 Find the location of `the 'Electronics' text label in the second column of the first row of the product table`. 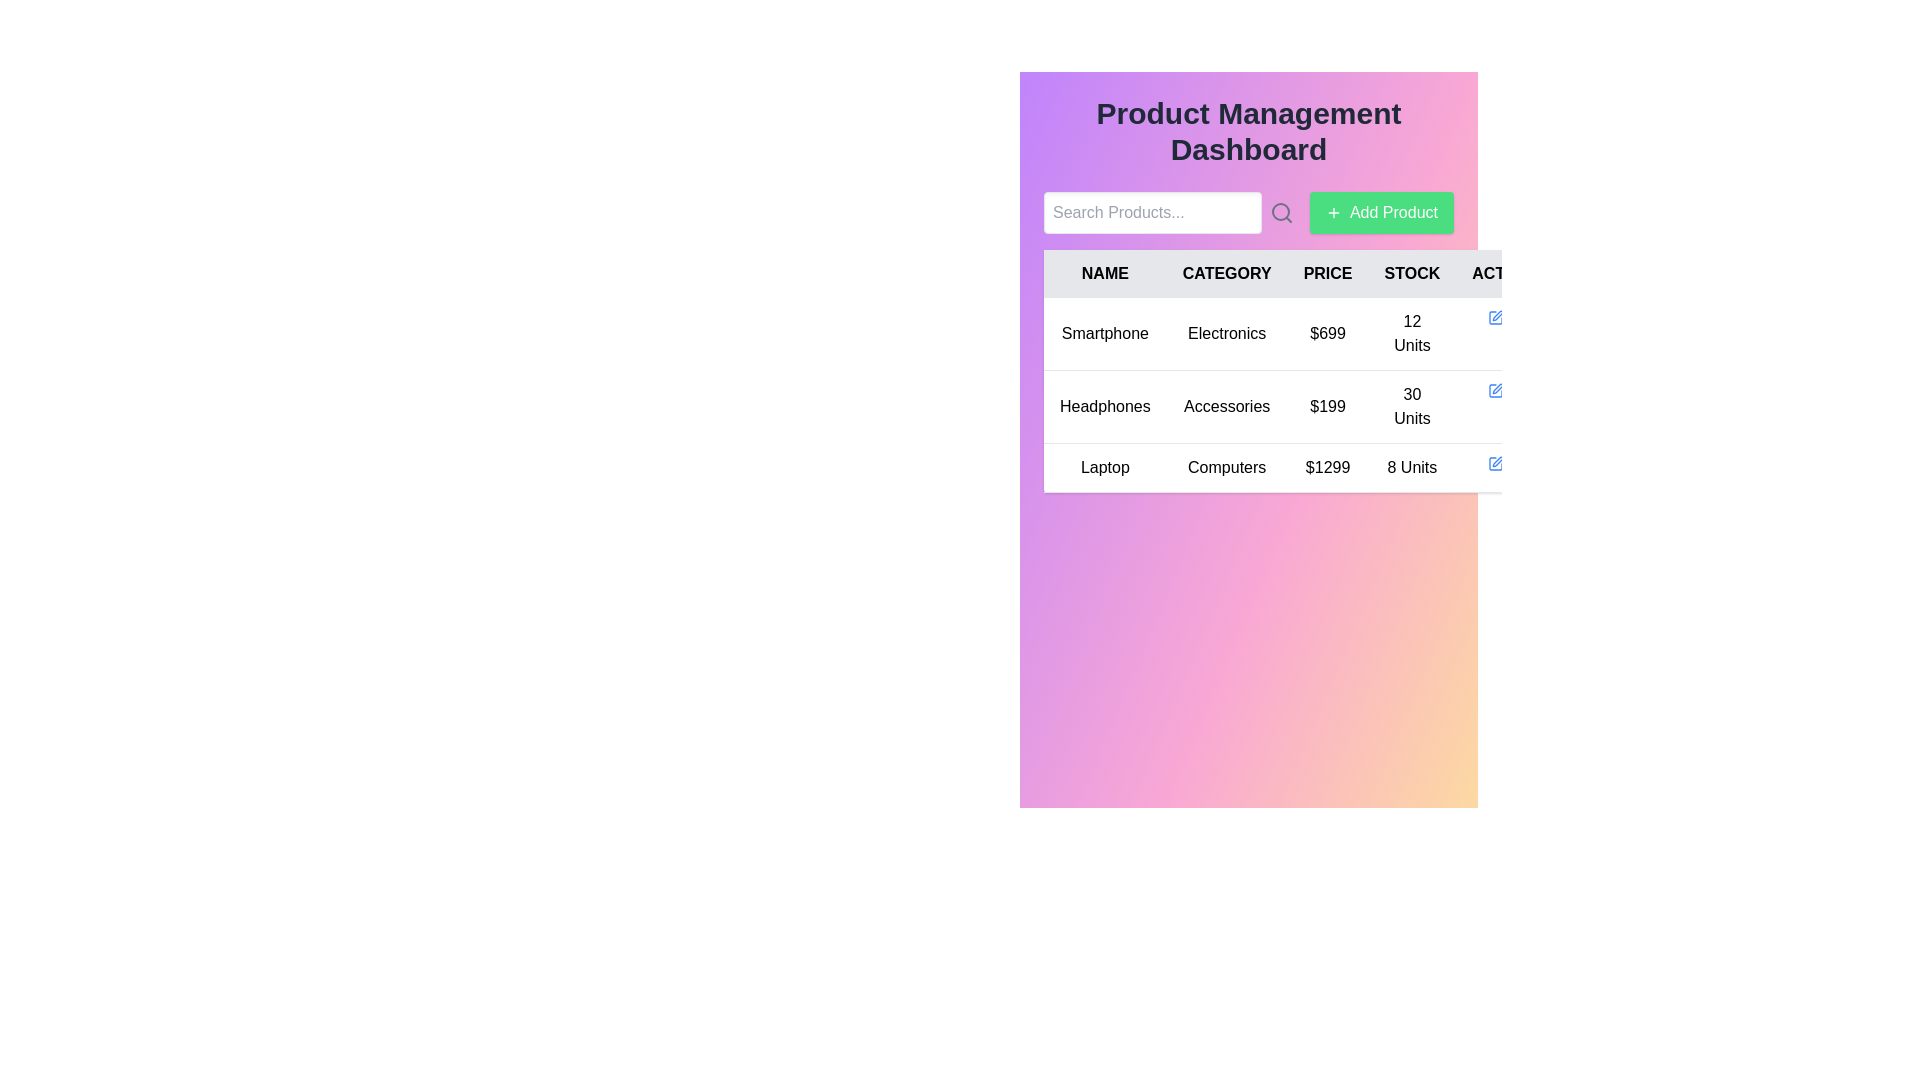

the 'Electronics' text label in the second column of the first row of the product table is located at coordinates (1226, 333).